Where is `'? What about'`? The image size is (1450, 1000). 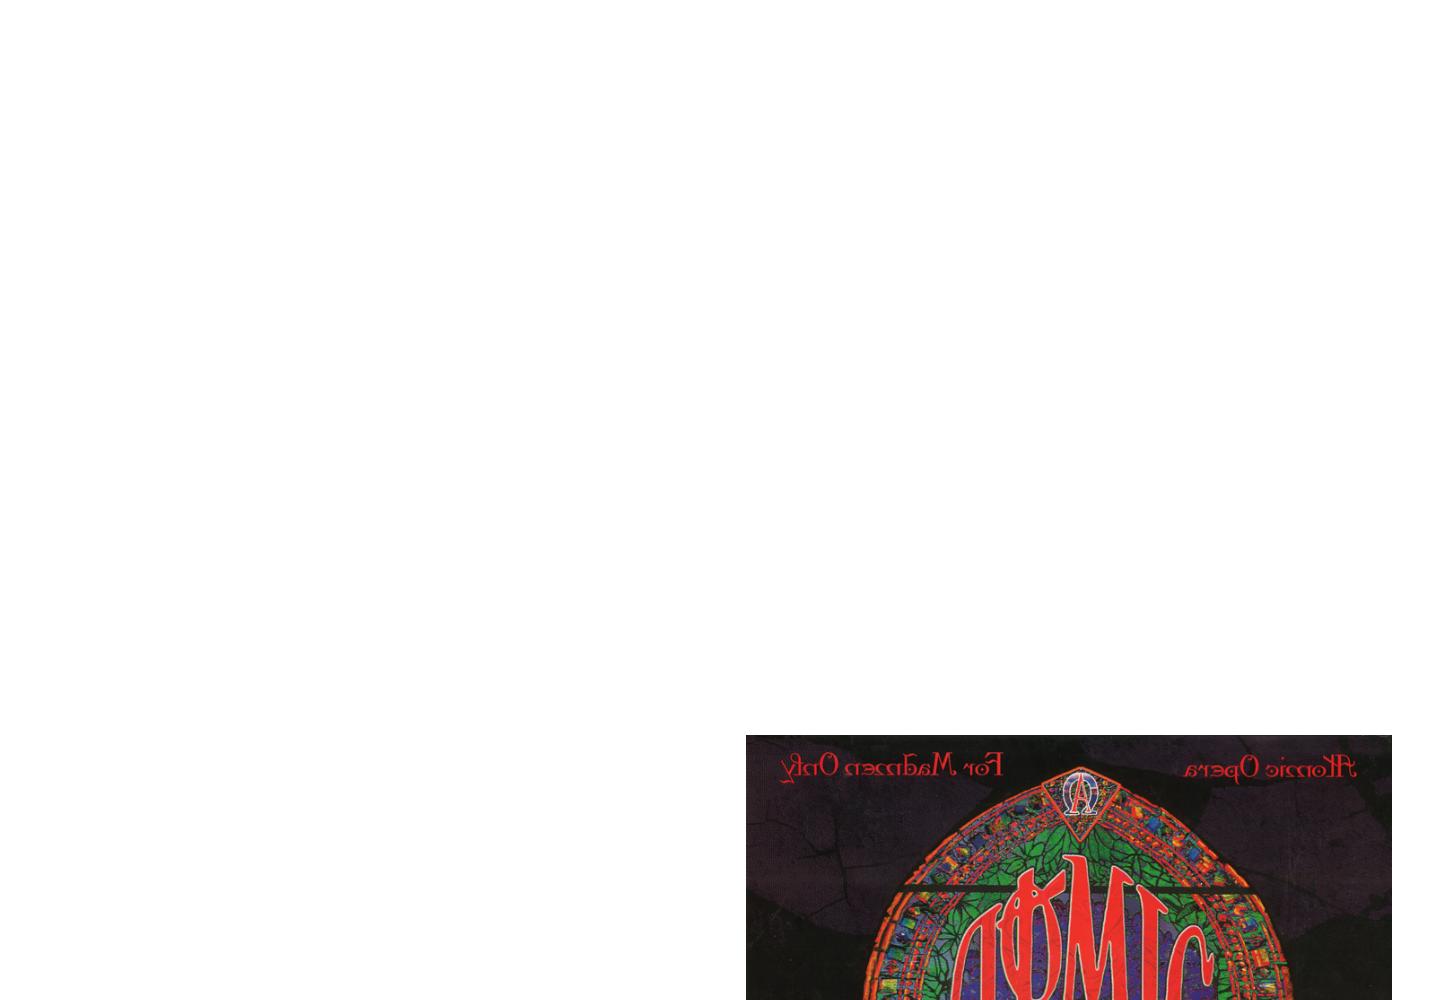
'? What about' is located at coordinates (379, 933).